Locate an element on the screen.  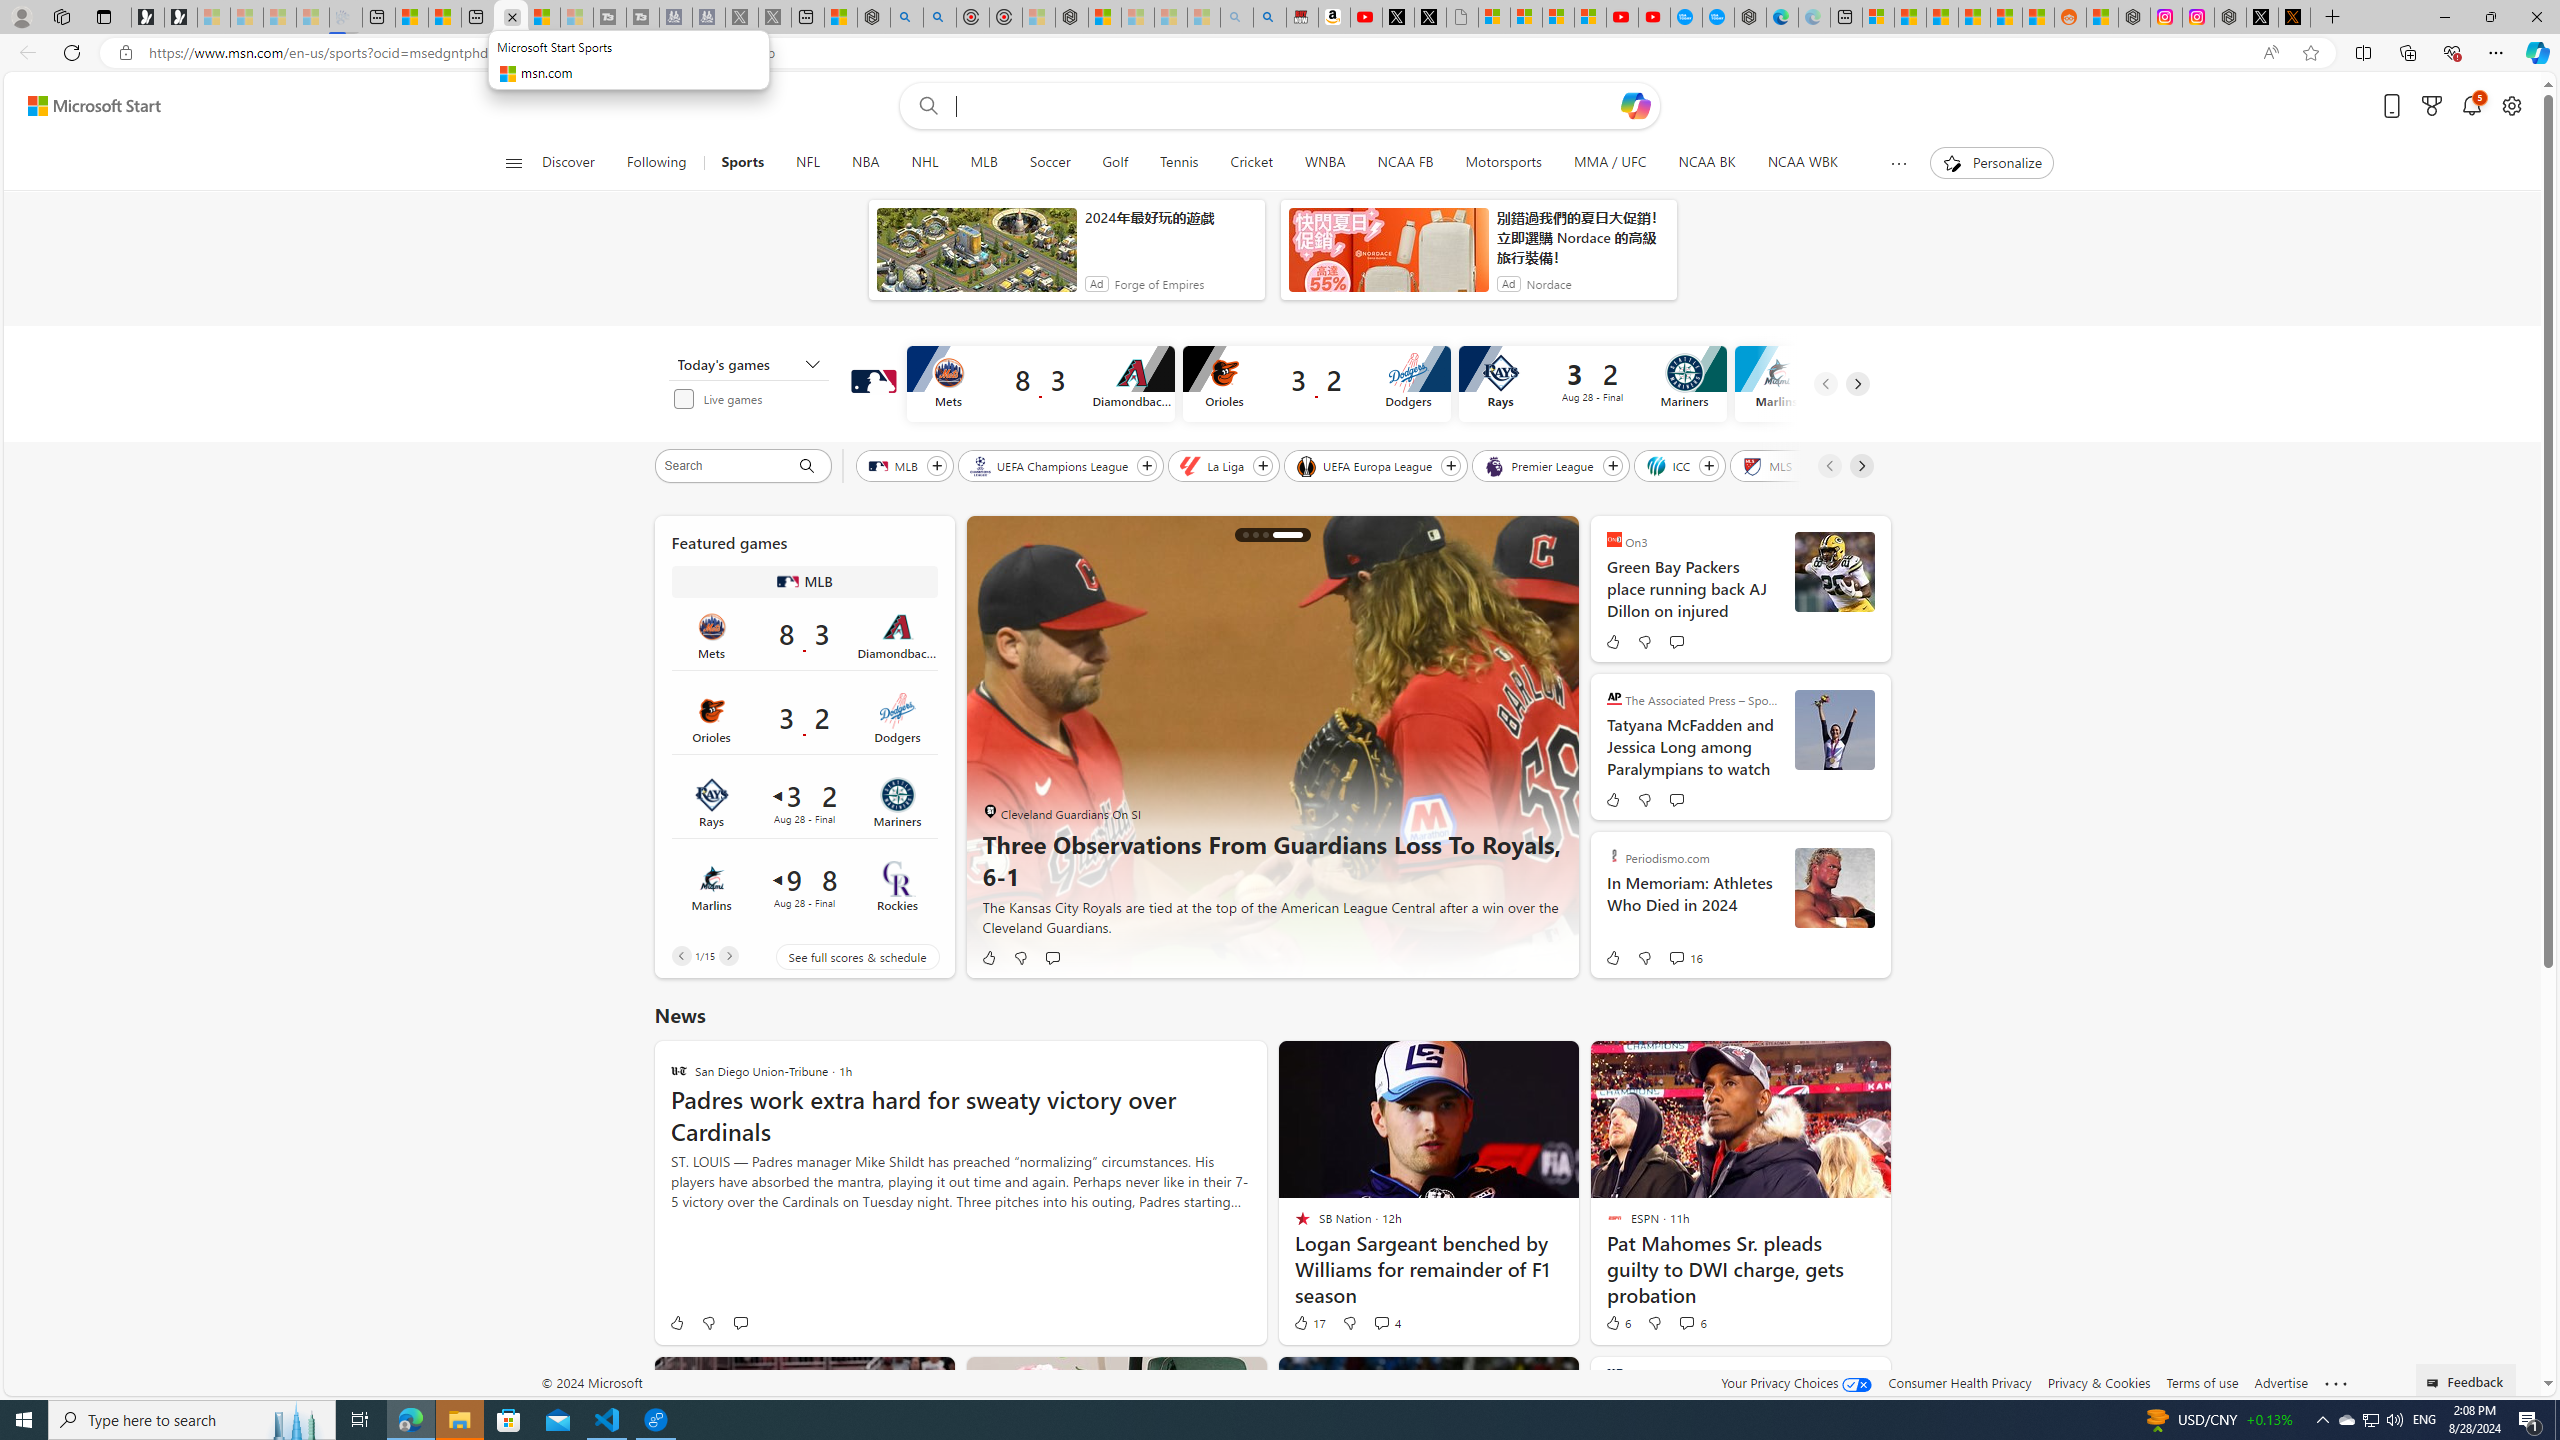
'NCAA FB' is located at coordinates (1405, 162).